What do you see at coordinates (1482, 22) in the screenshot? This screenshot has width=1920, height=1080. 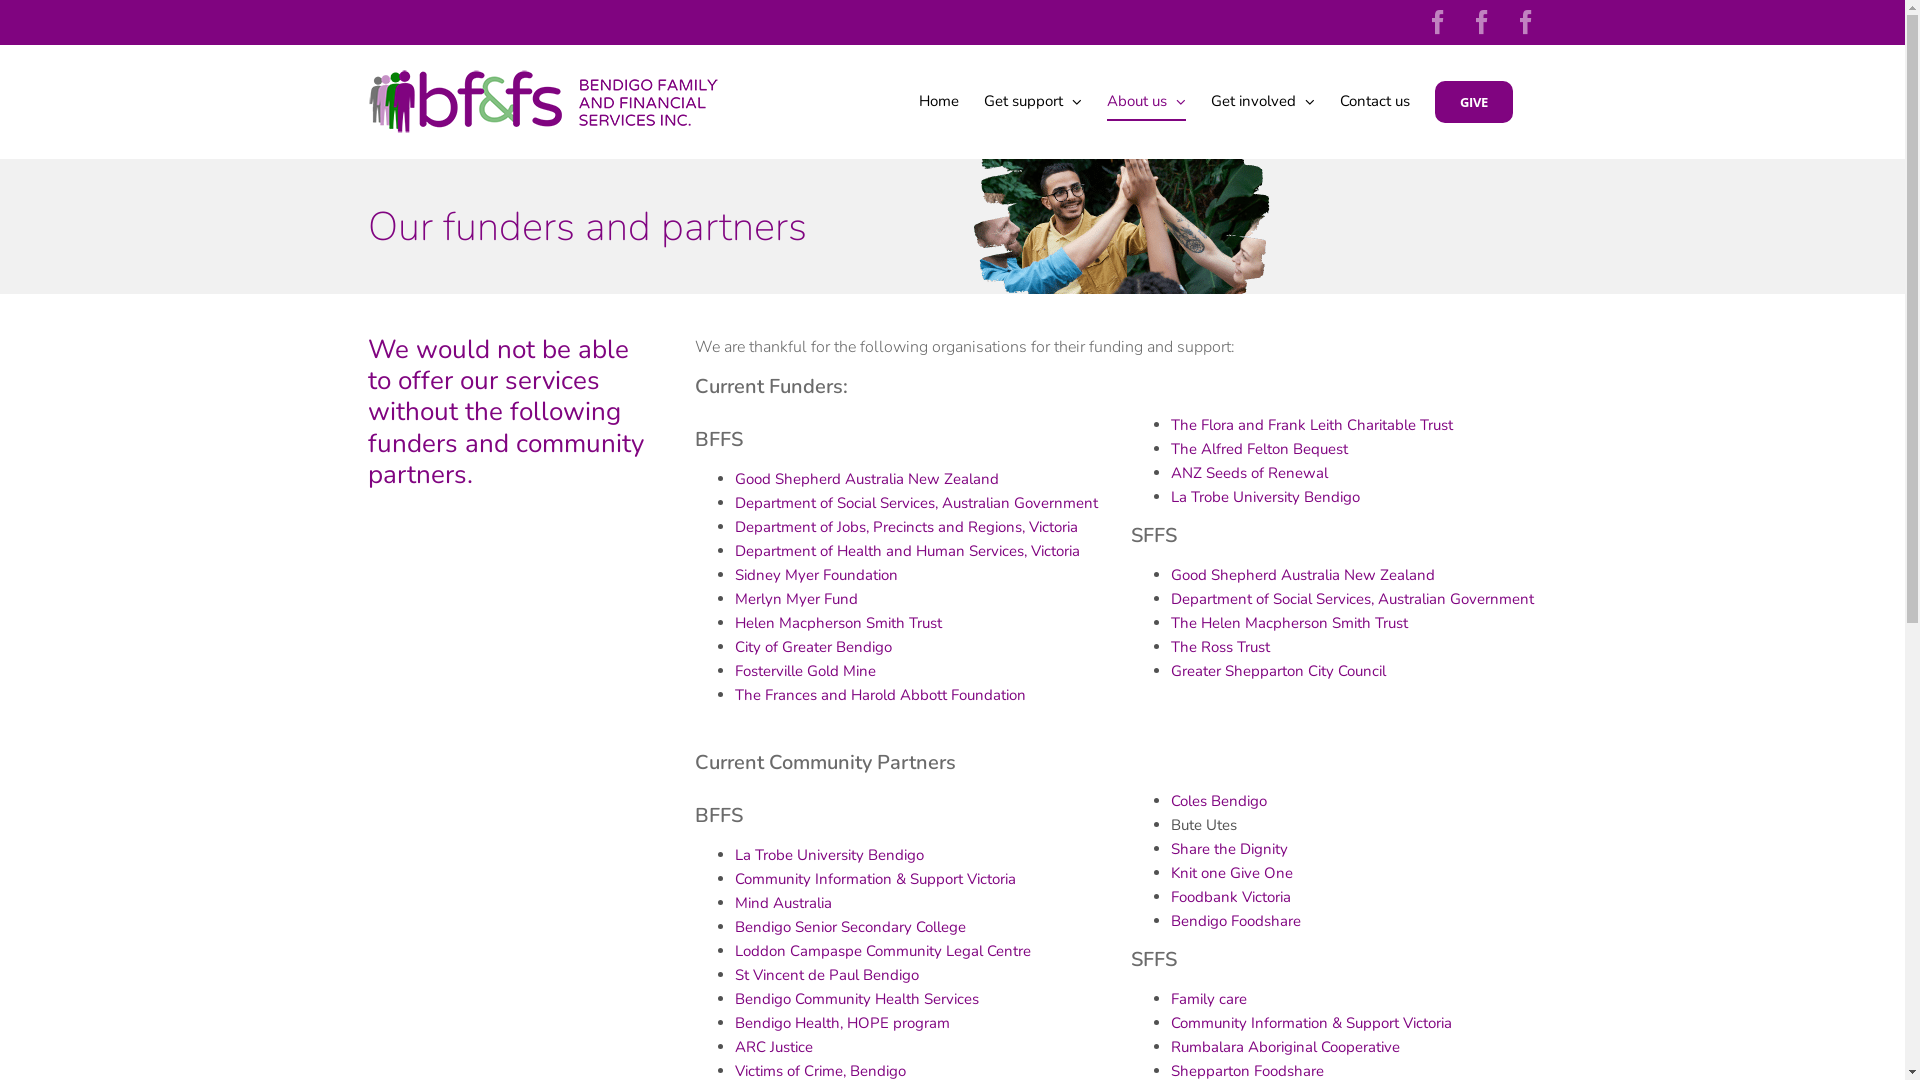 I see `'Facebook'` at bounding box center [1482, 22].